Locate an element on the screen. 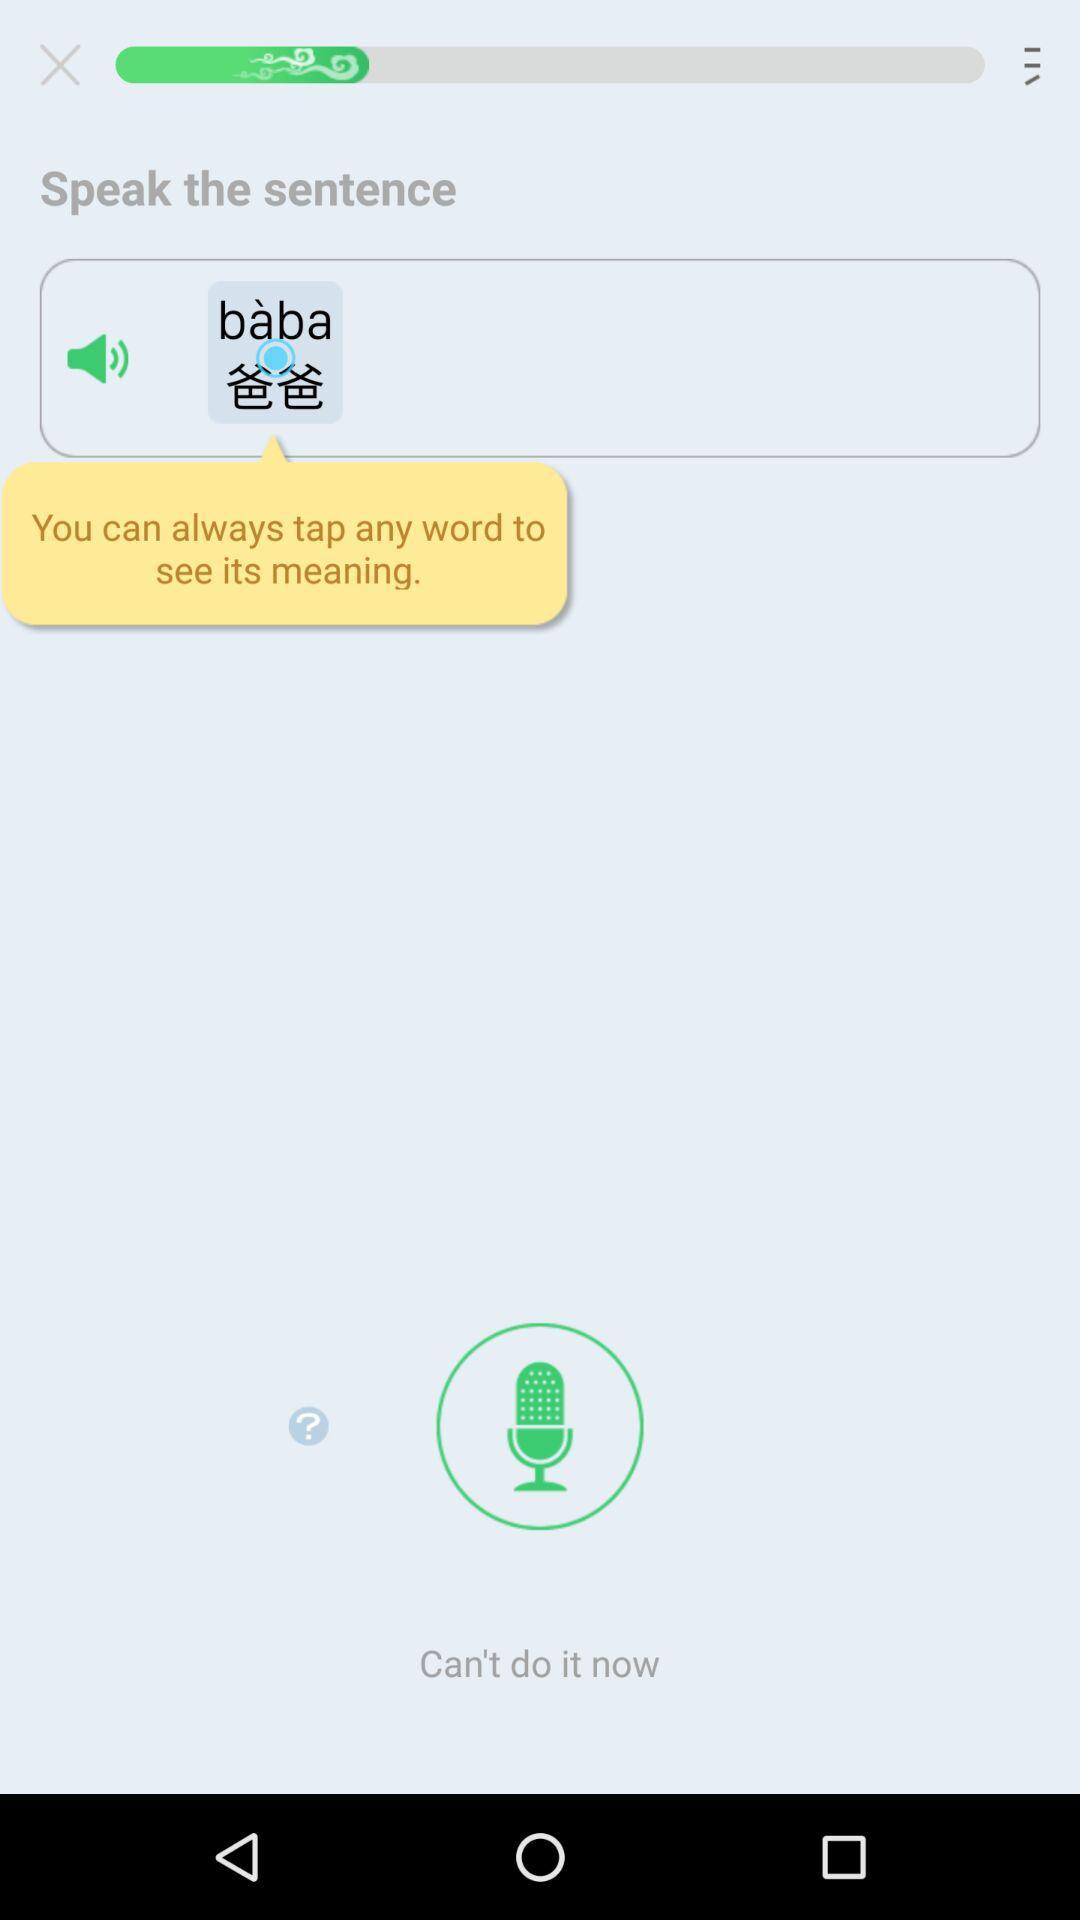 This screenshot has height=1920, width=1080. spell loudly is located at coordinates (97, 358).